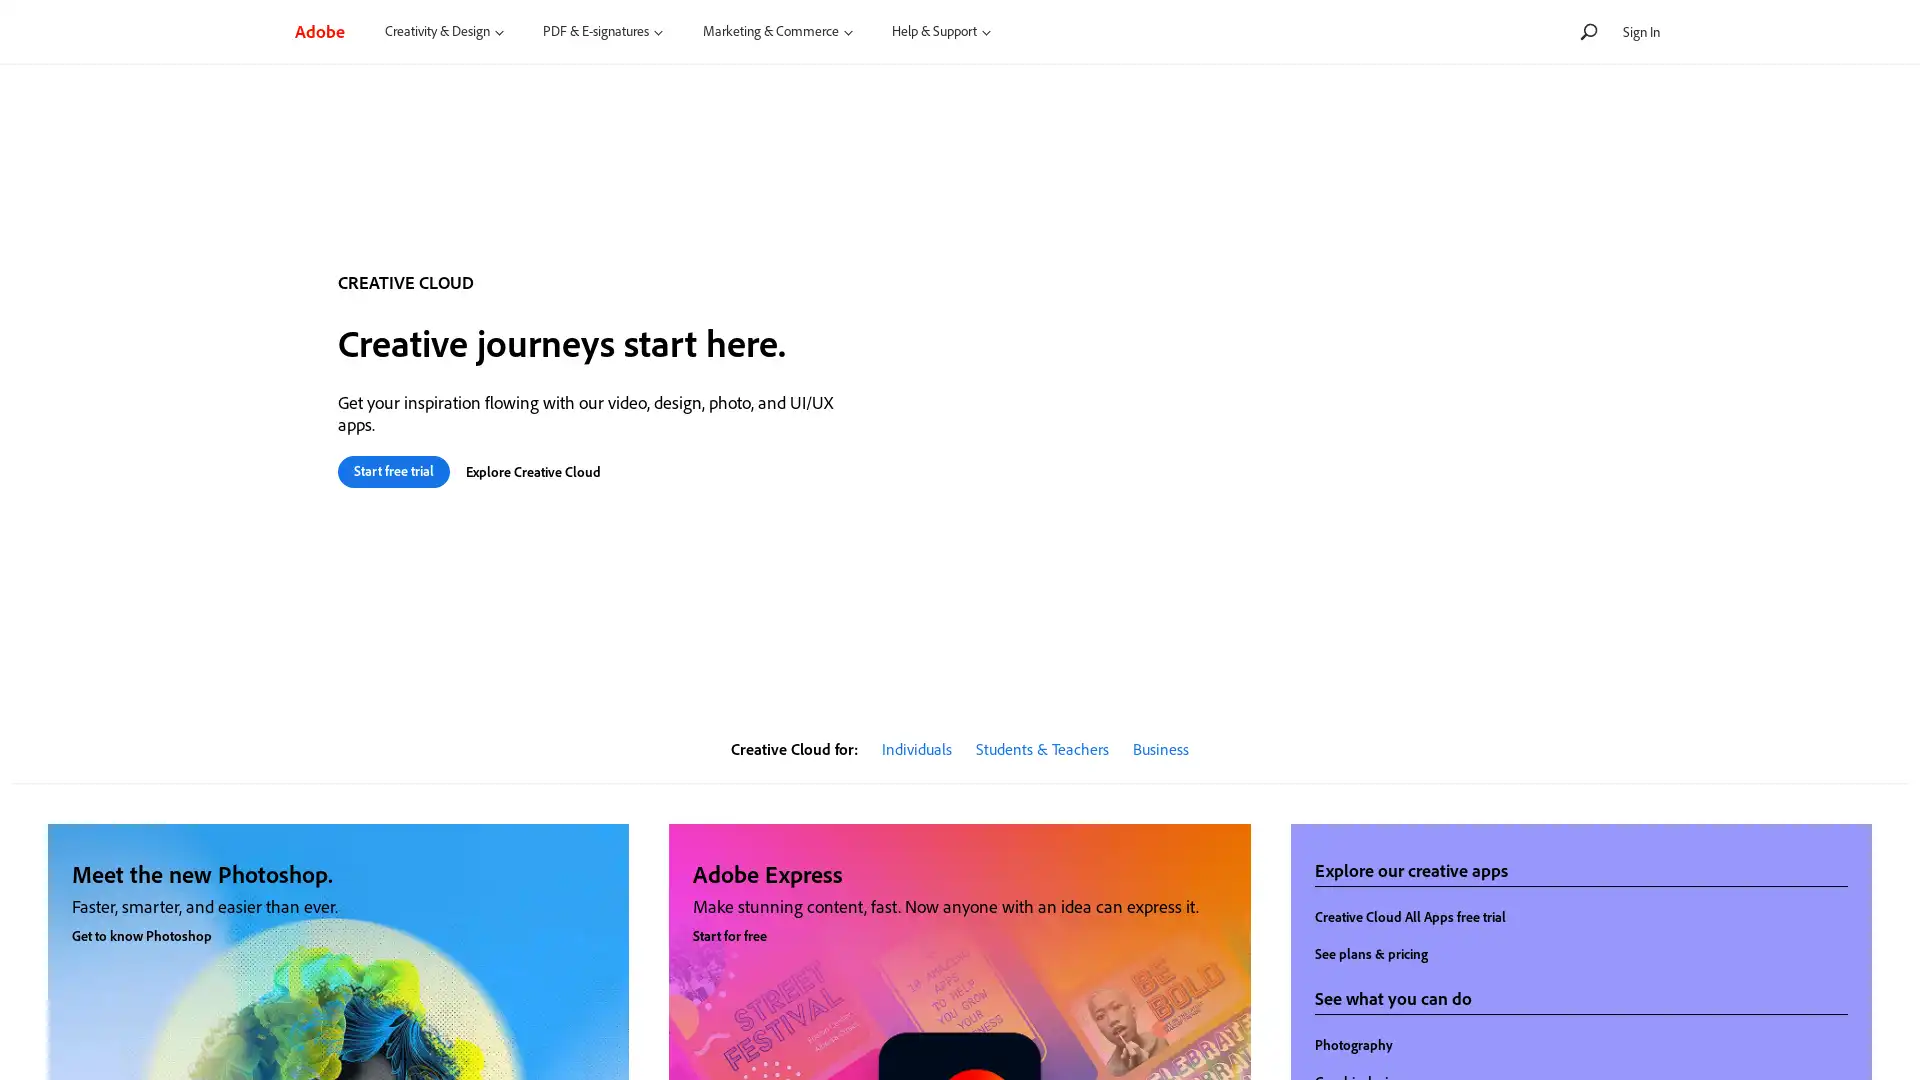 The image size is (1920, 1080). Describe the element at coordinates (305, 1022) in the screenshot. I see `Yes` at that location.